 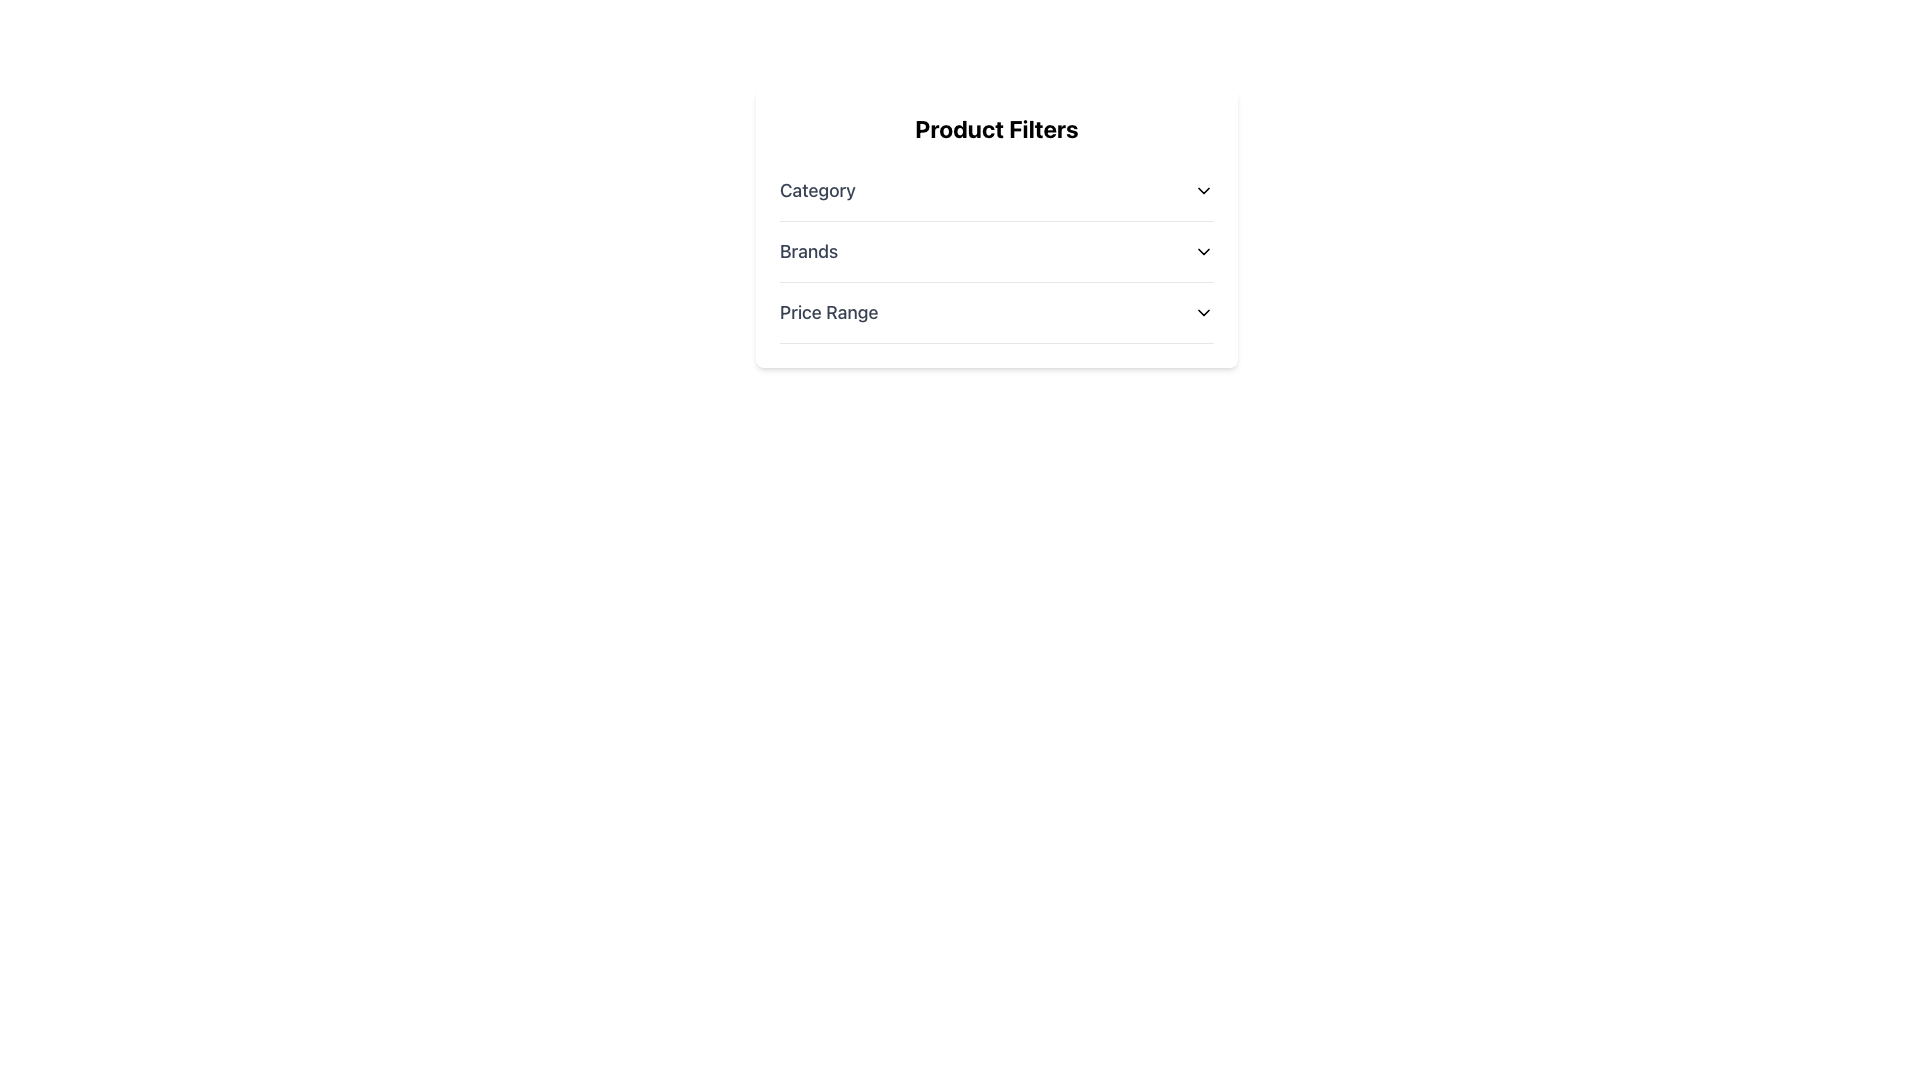 What do you see at coordinates (997, 191) in the screenshot?
I see `the 'Category' dropdown menu toggle in the 'Product Filters' section` at bounding box center [997, 191].